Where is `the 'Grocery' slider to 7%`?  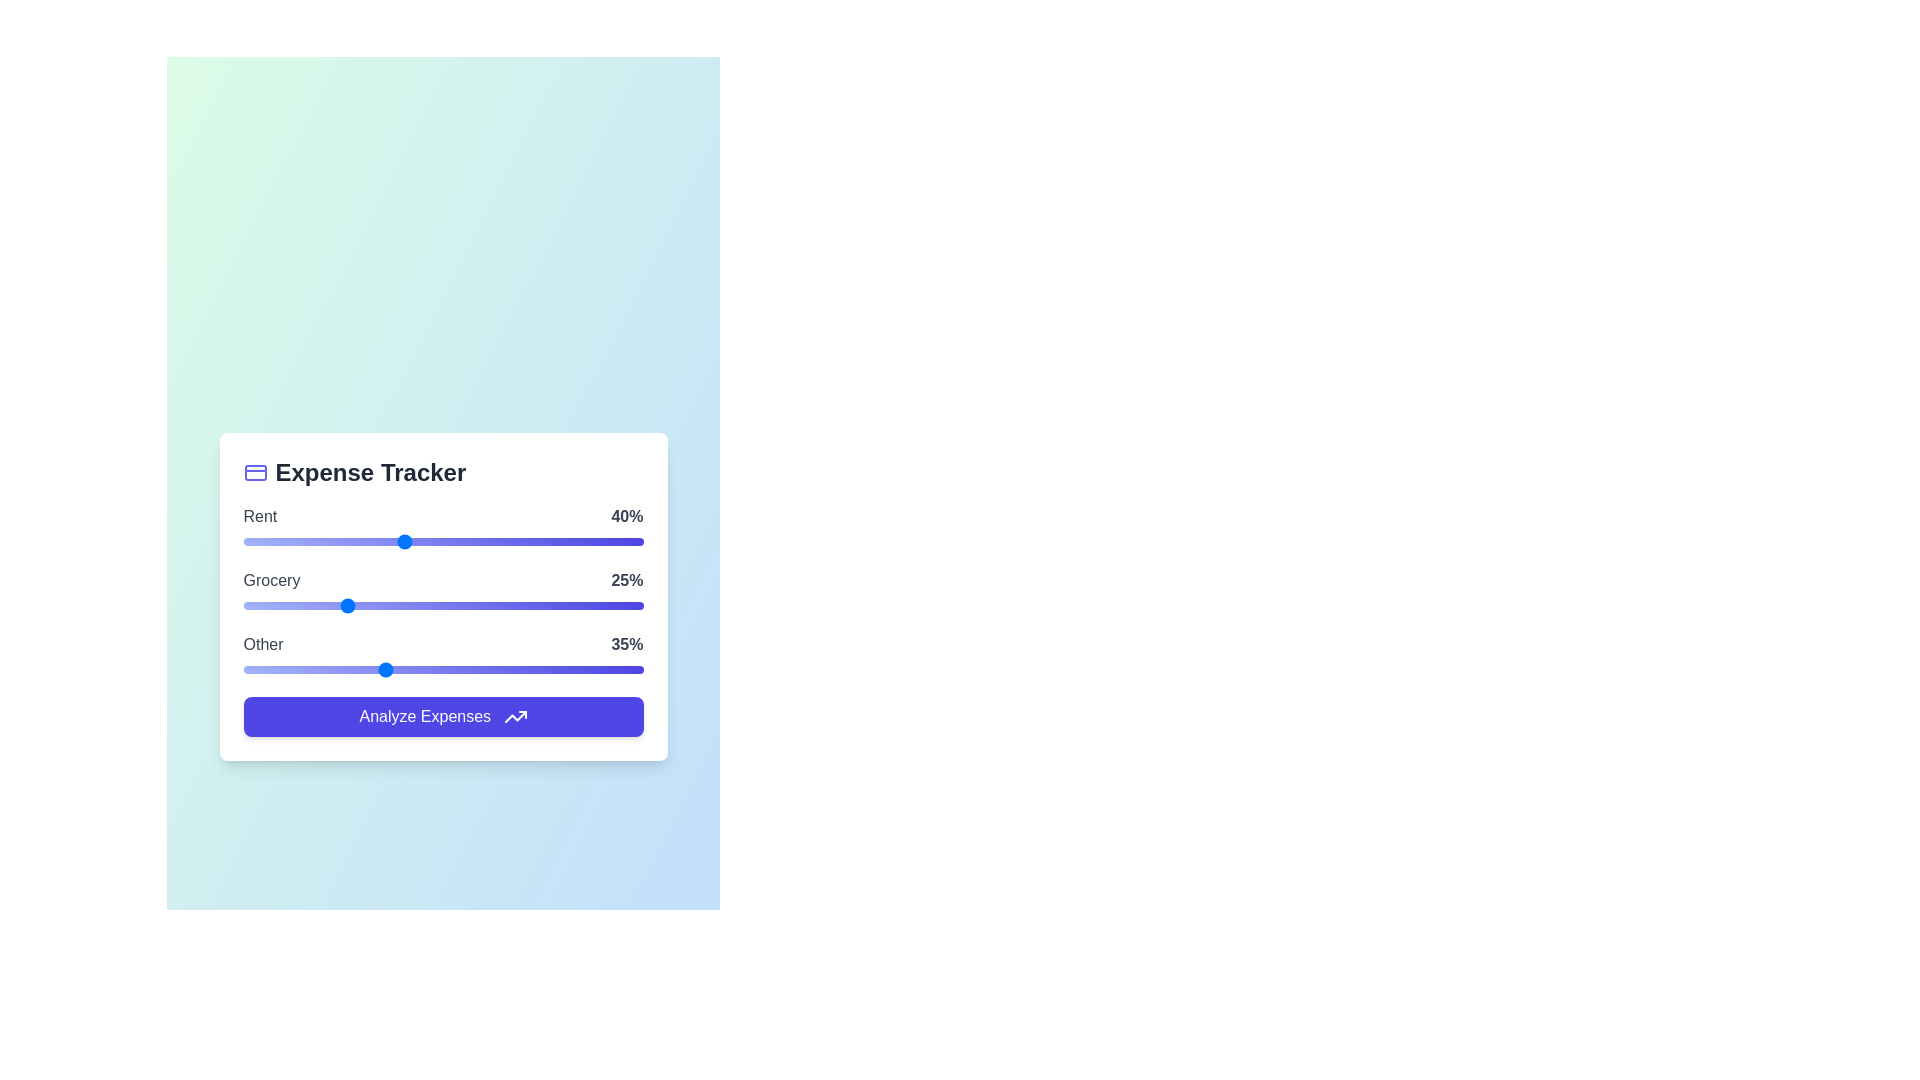 the 'Grocery' slider to 7% is located at coordinates (270, 604).